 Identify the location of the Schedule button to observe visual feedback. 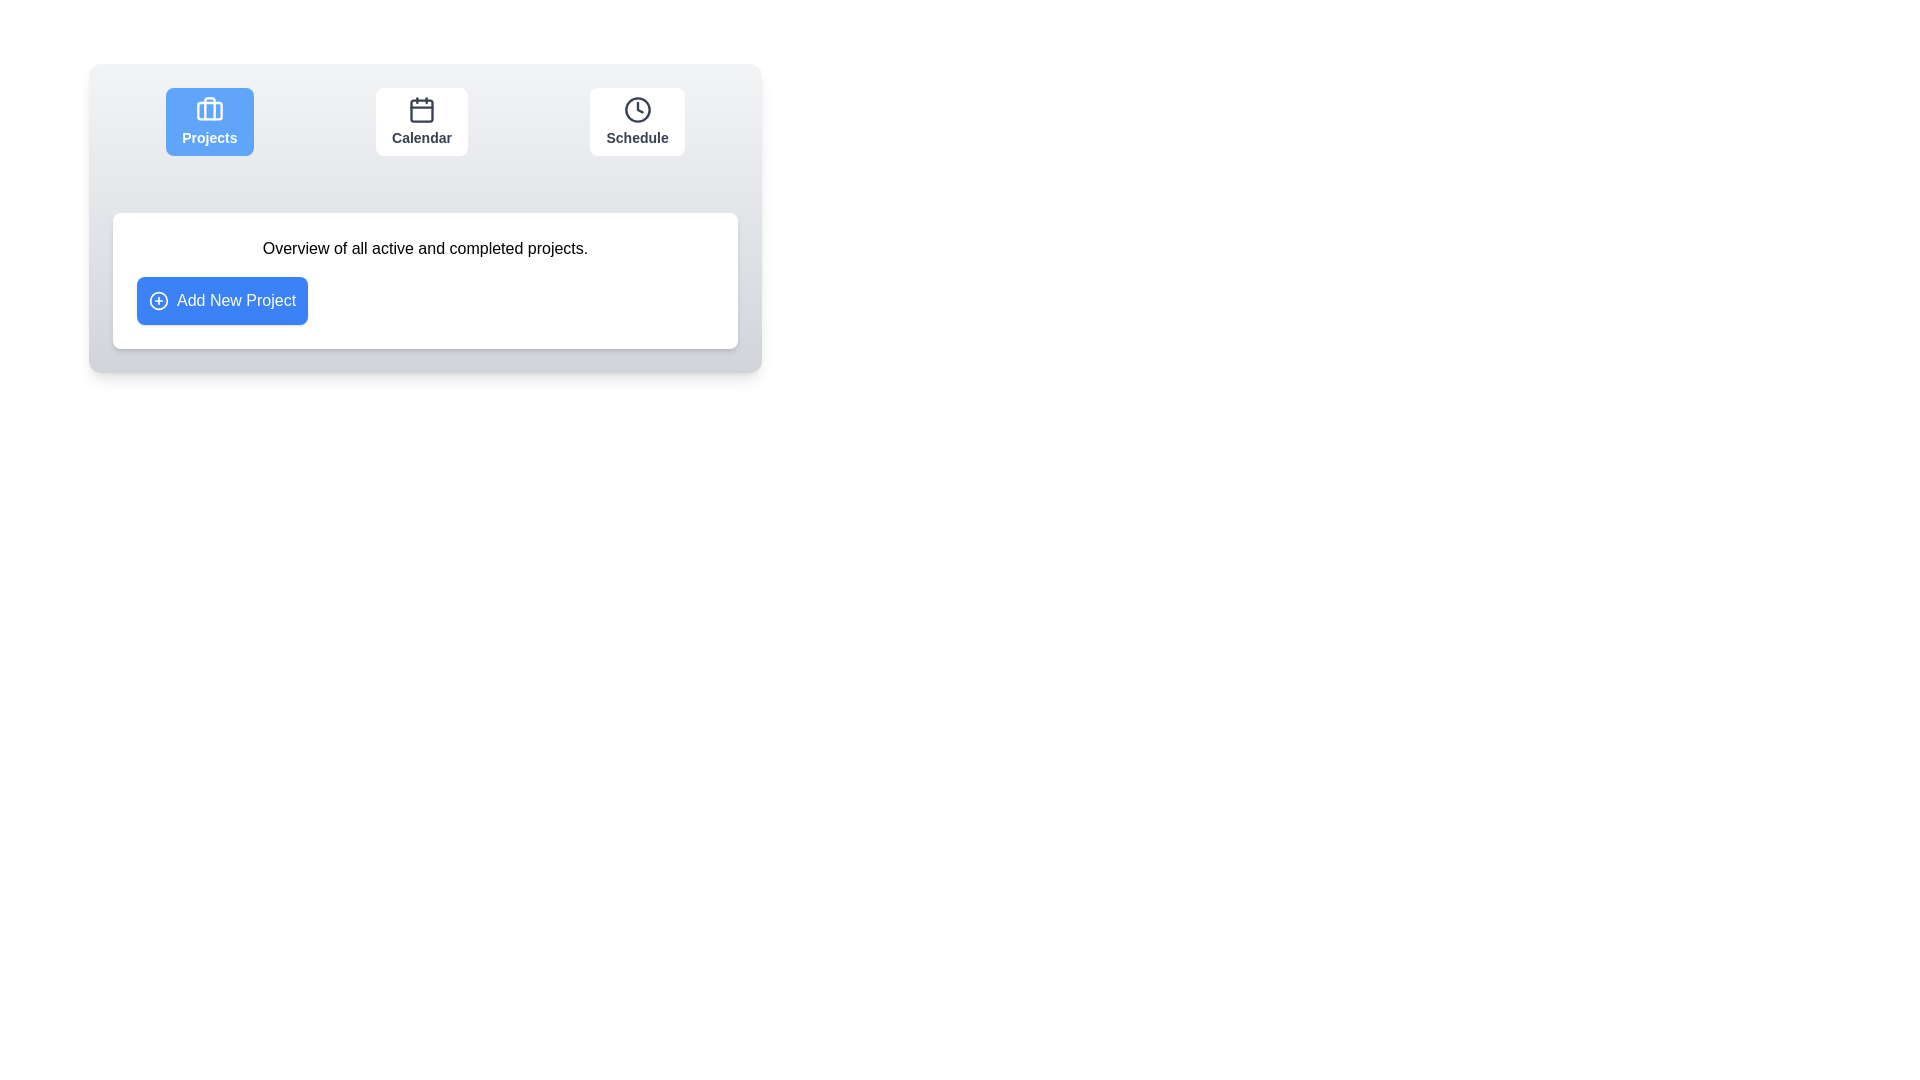
(636, 122).